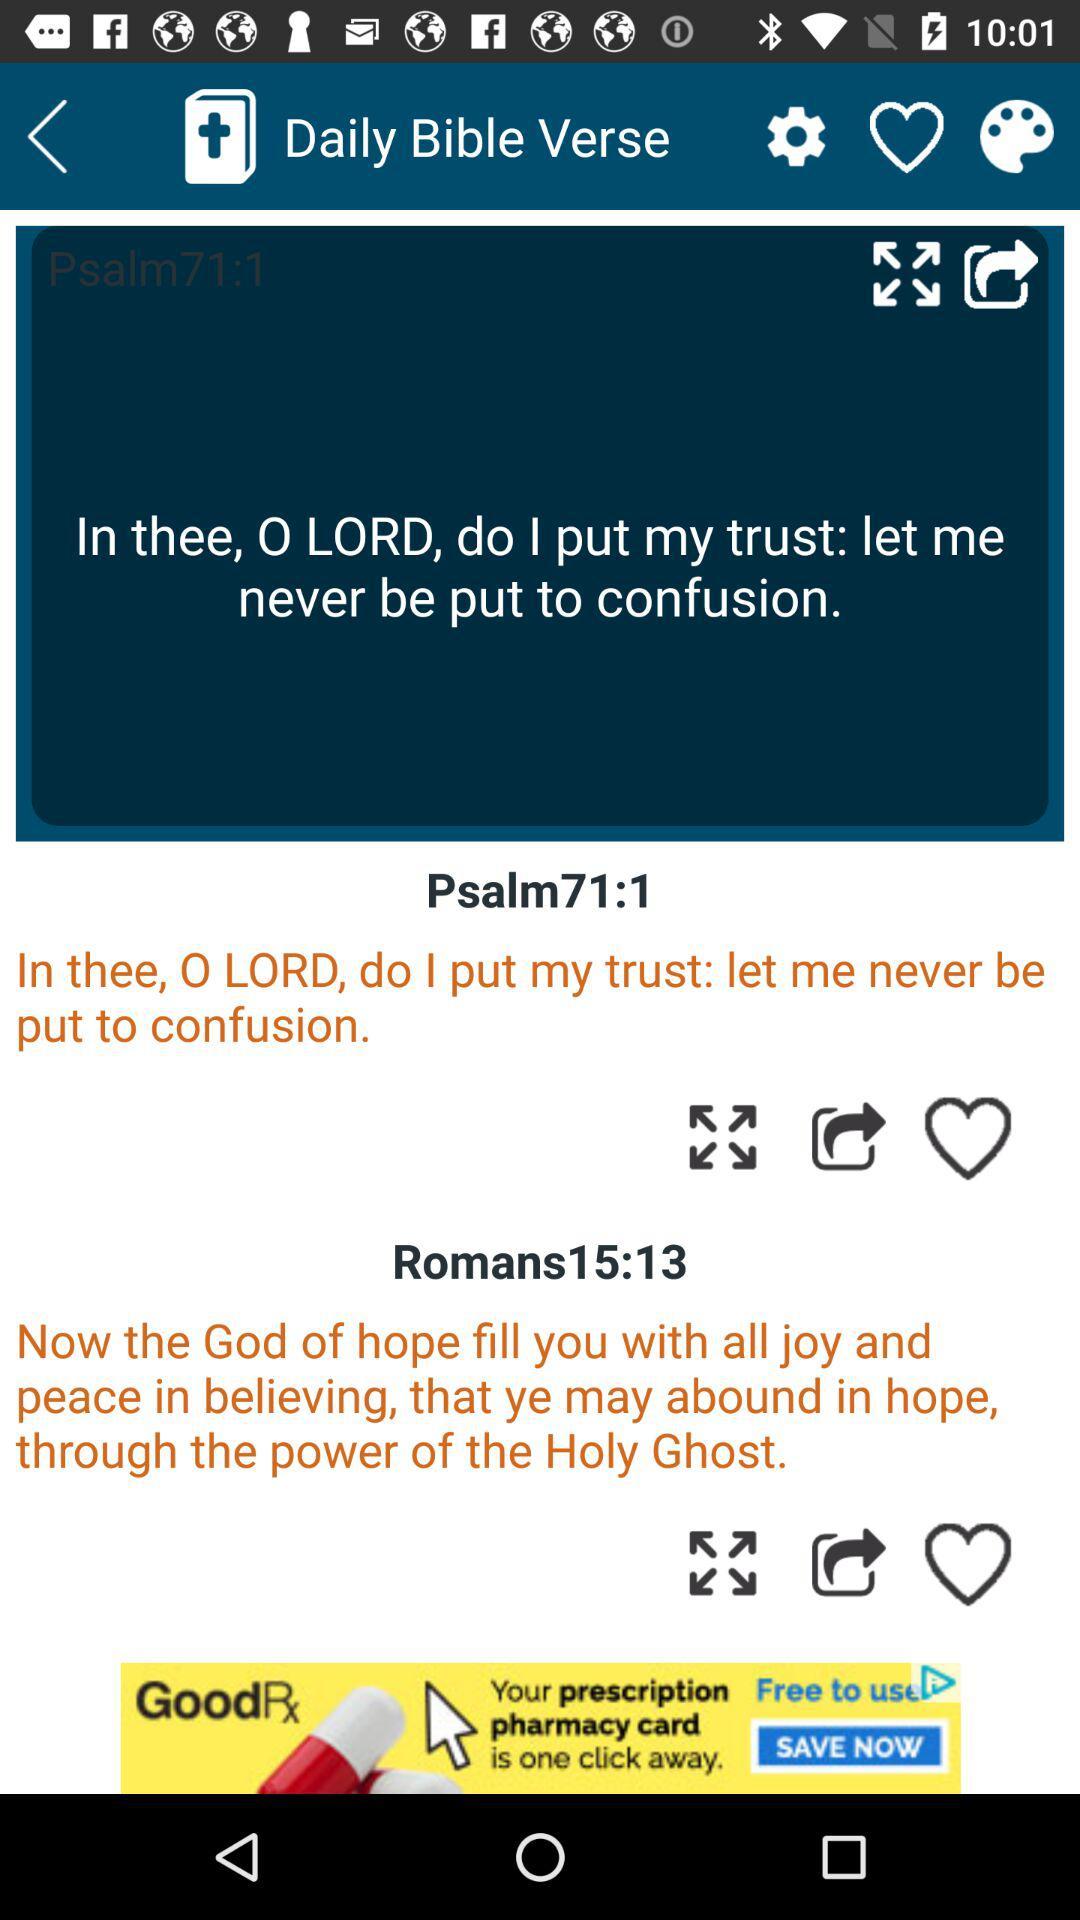  Describe the element at coordinates (722, 1561) in the screenshot. I see `rotate button` at that location.